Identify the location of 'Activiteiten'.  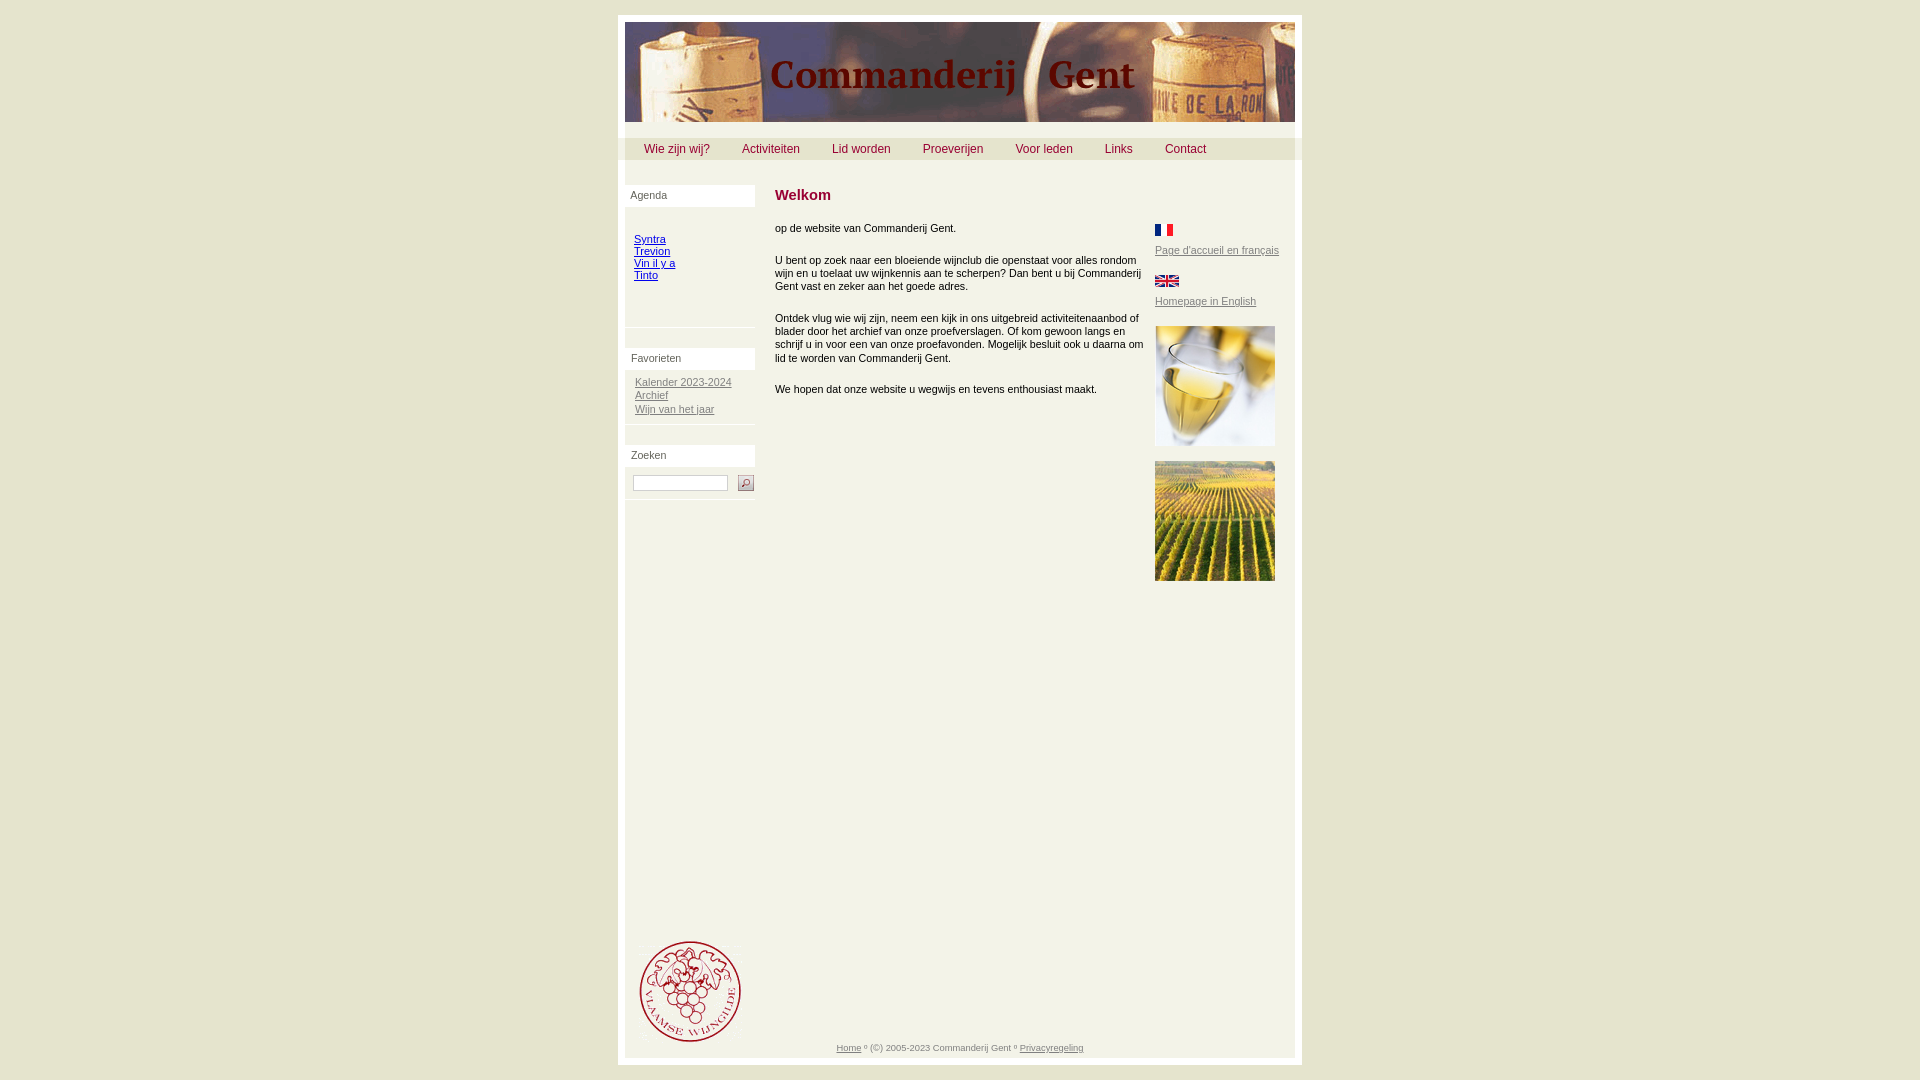
(725, 148).